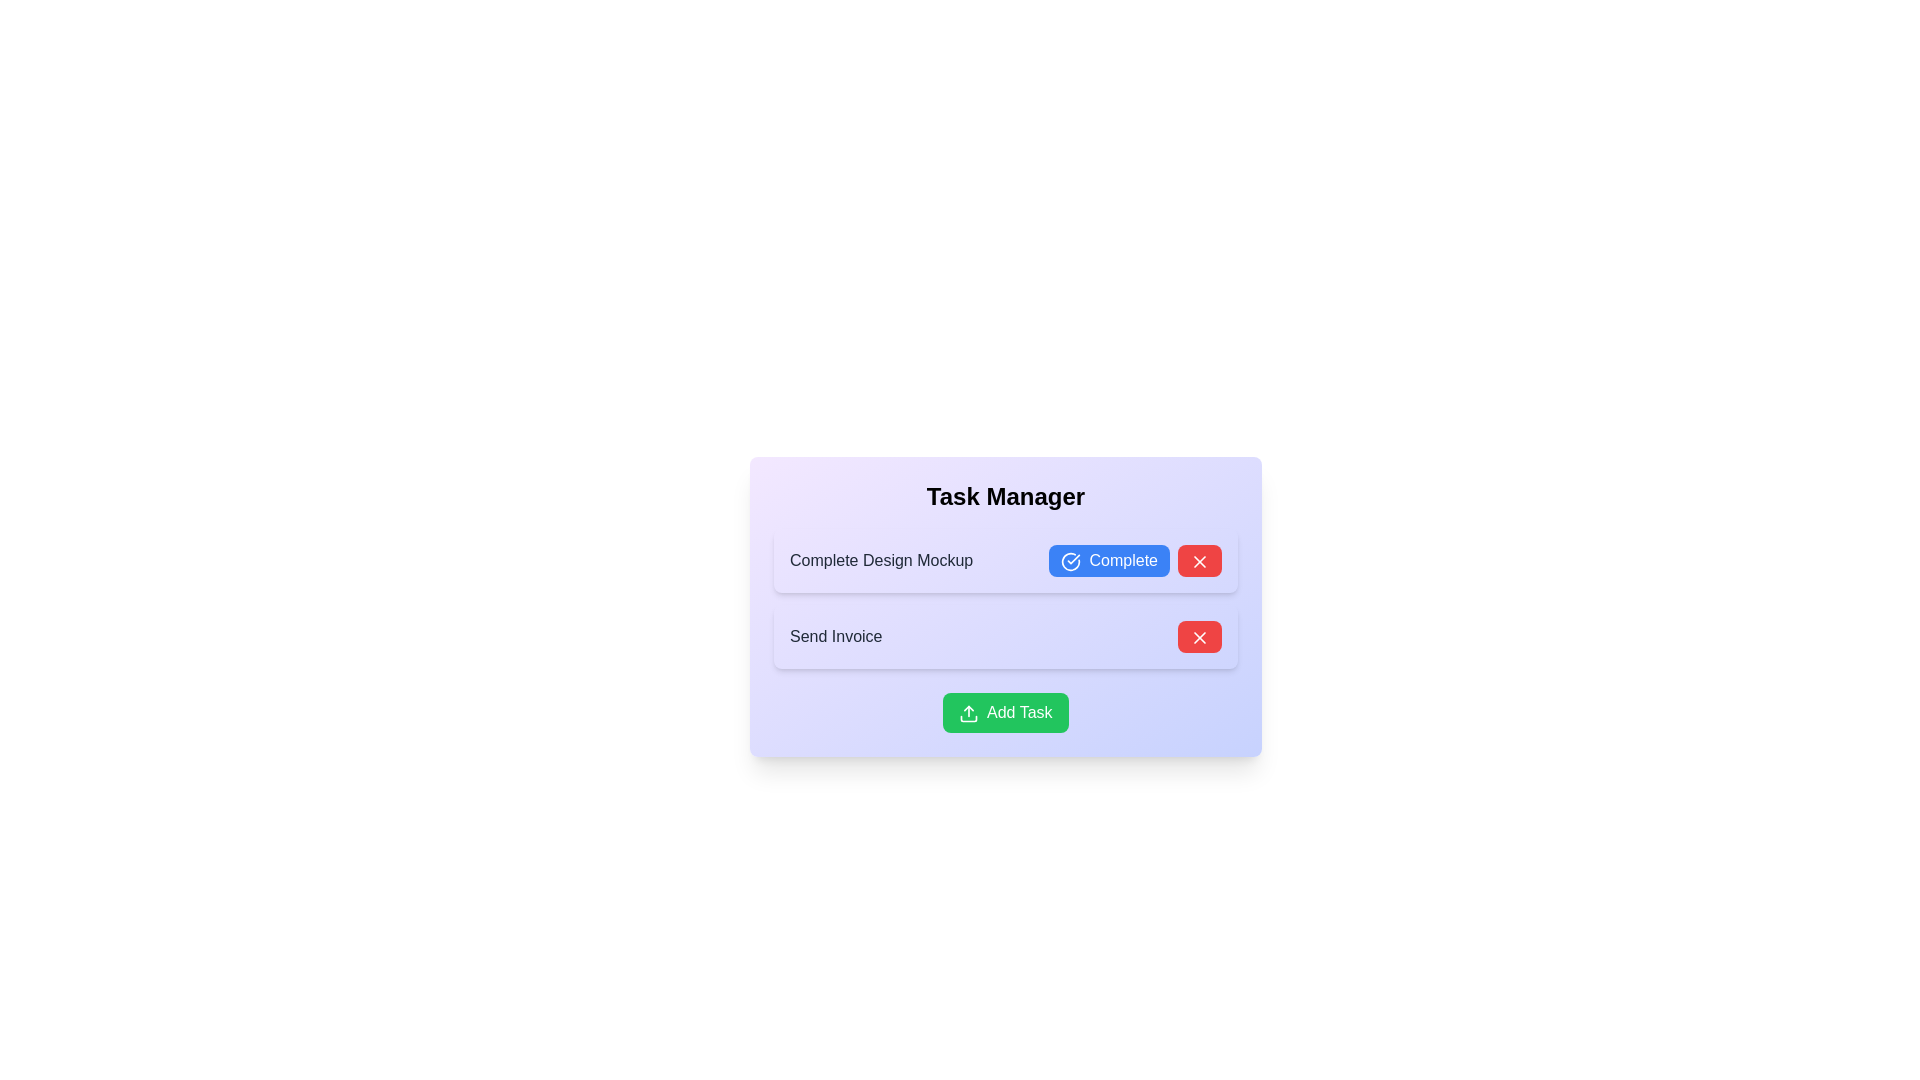 This screenshot has width=1920, height=1080. What do you see at coordinates (1108, 560) in the screenshot?
I see `the first button in the group of interactive buttons in the 'Task Manager' interface` at bounding box center [1108, 560].